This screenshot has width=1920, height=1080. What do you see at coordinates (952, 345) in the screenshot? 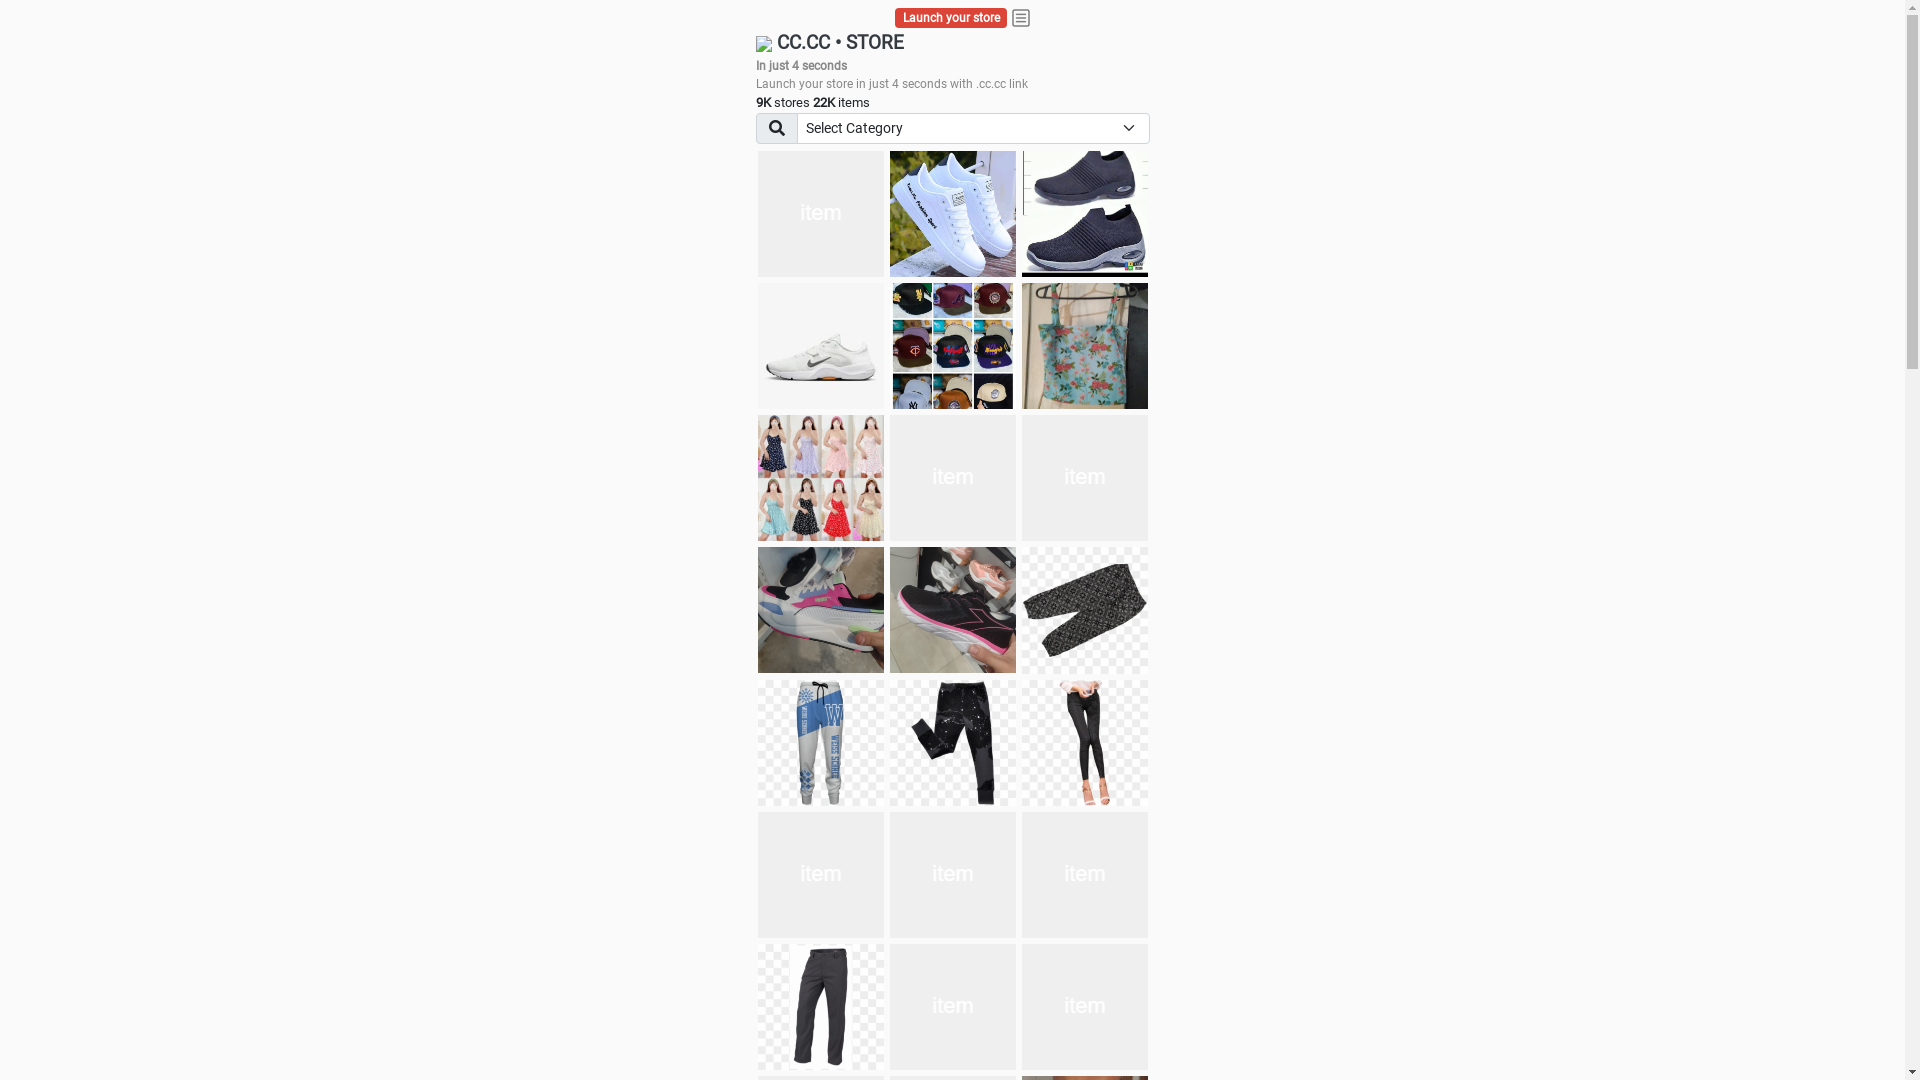
I see `'Things we need'` at bounding box center [952, 345].